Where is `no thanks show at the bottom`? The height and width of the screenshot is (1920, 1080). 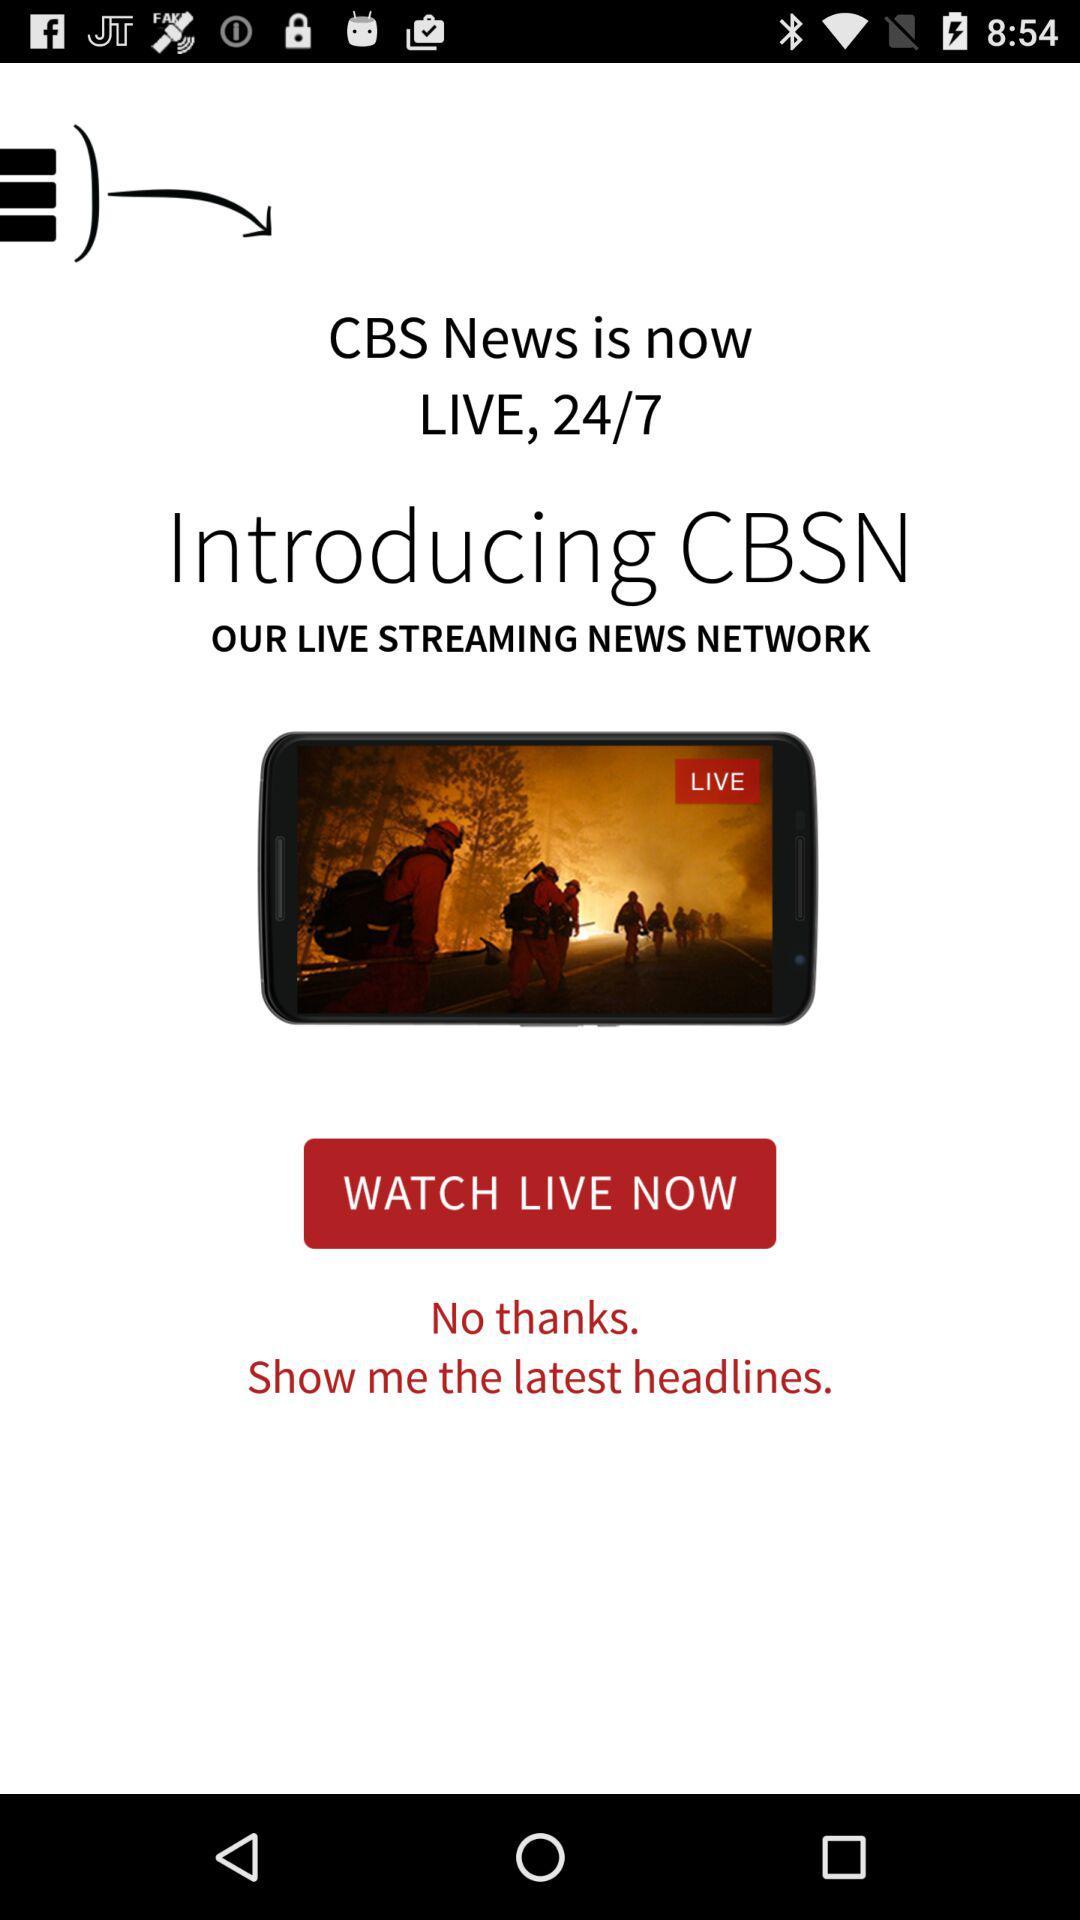 no thanks show at the bottom is located at coordinates (540, 1348).